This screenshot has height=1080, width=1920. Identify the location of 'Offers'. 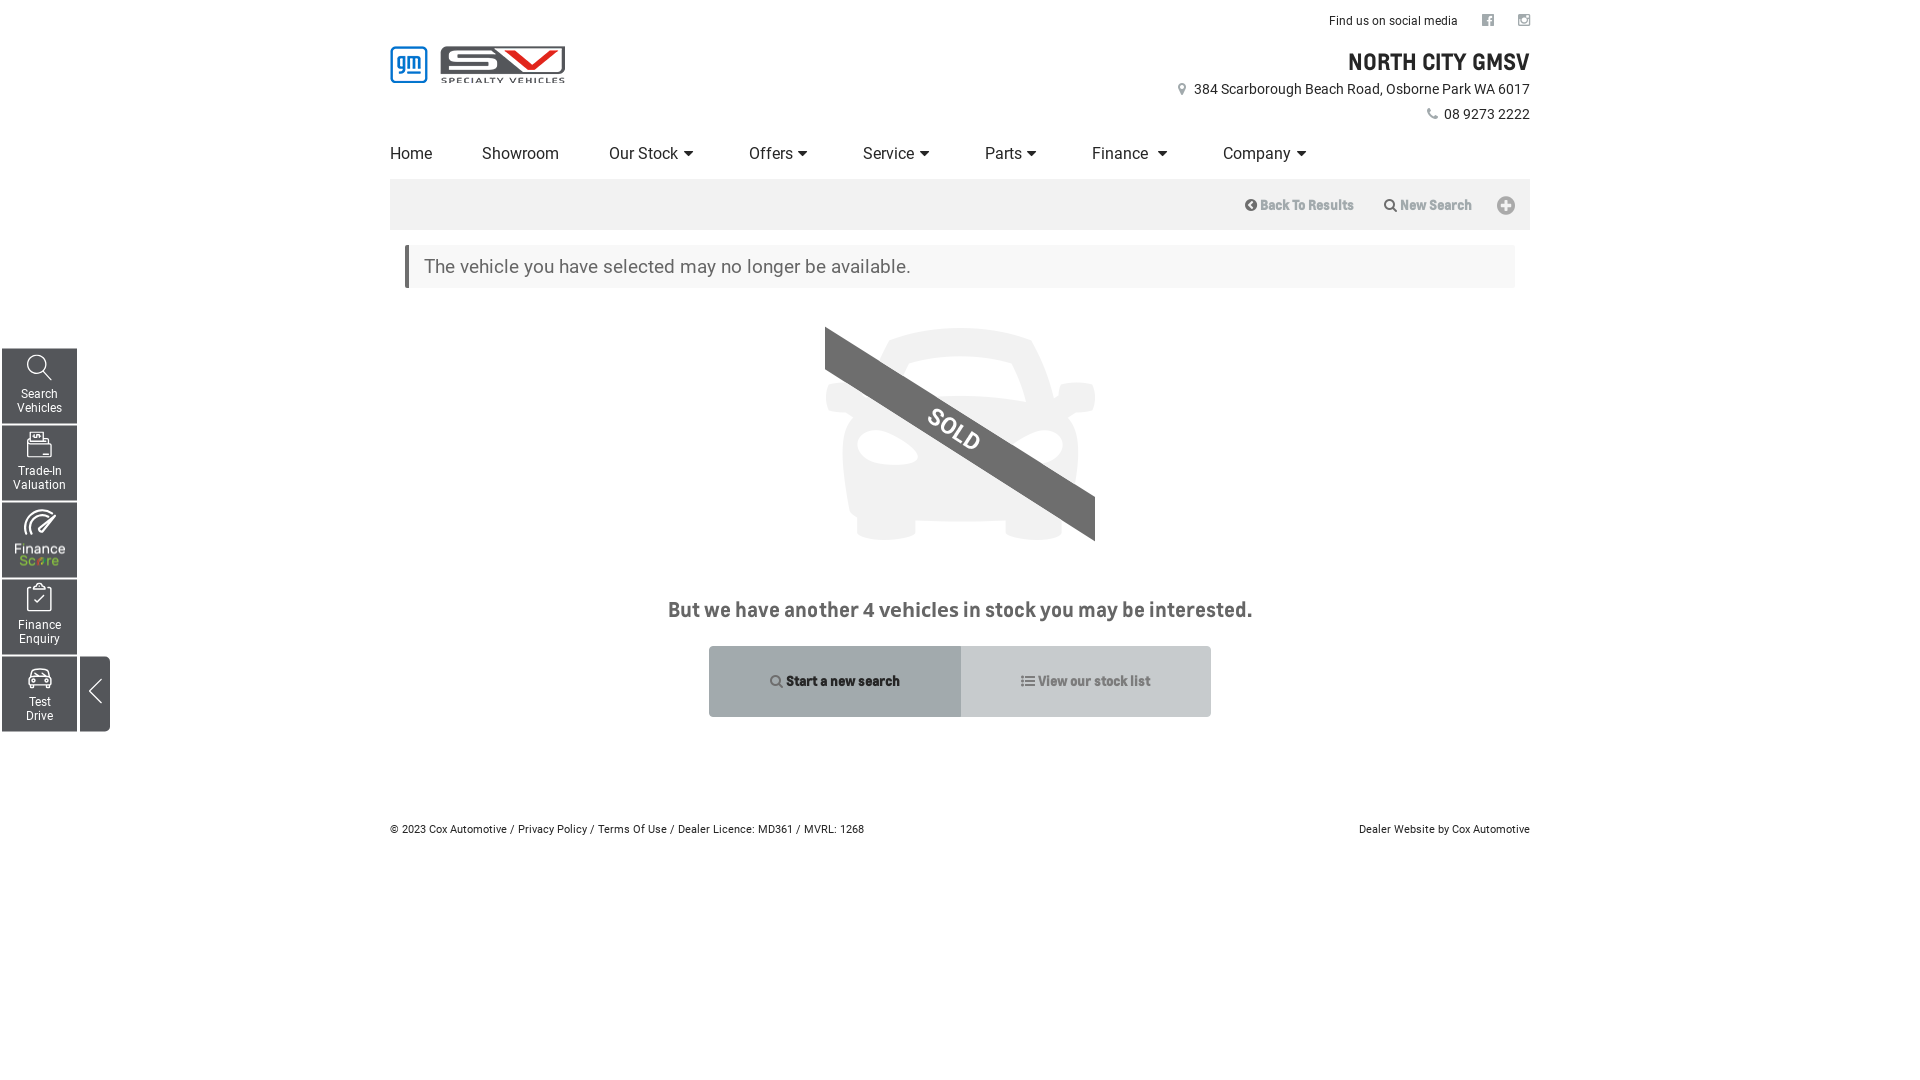
(780, 153).